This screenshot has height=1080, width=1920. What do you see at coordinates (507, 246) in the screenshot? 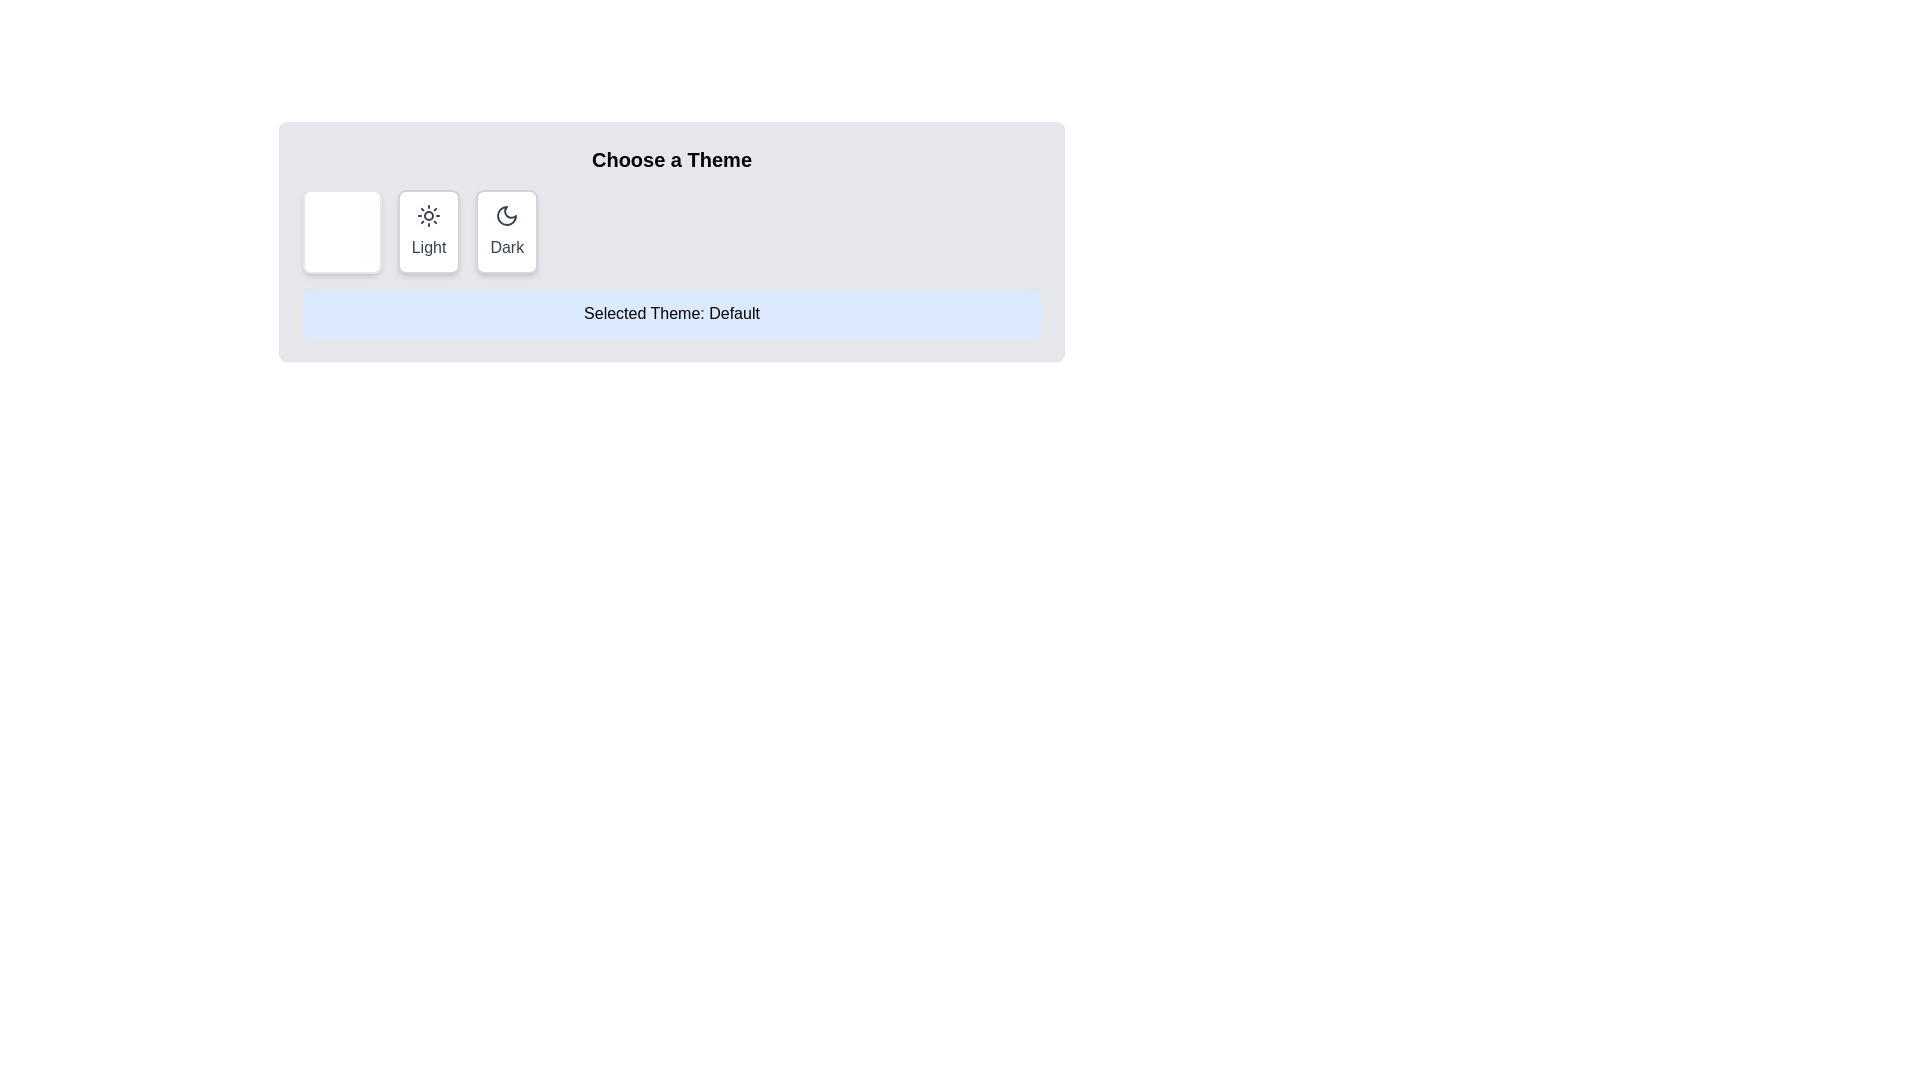
I see `the text label that indicates the dark theme option in the theme selection interface, which is located in the upper-right portion of the page` at bounding box center [507, 246].